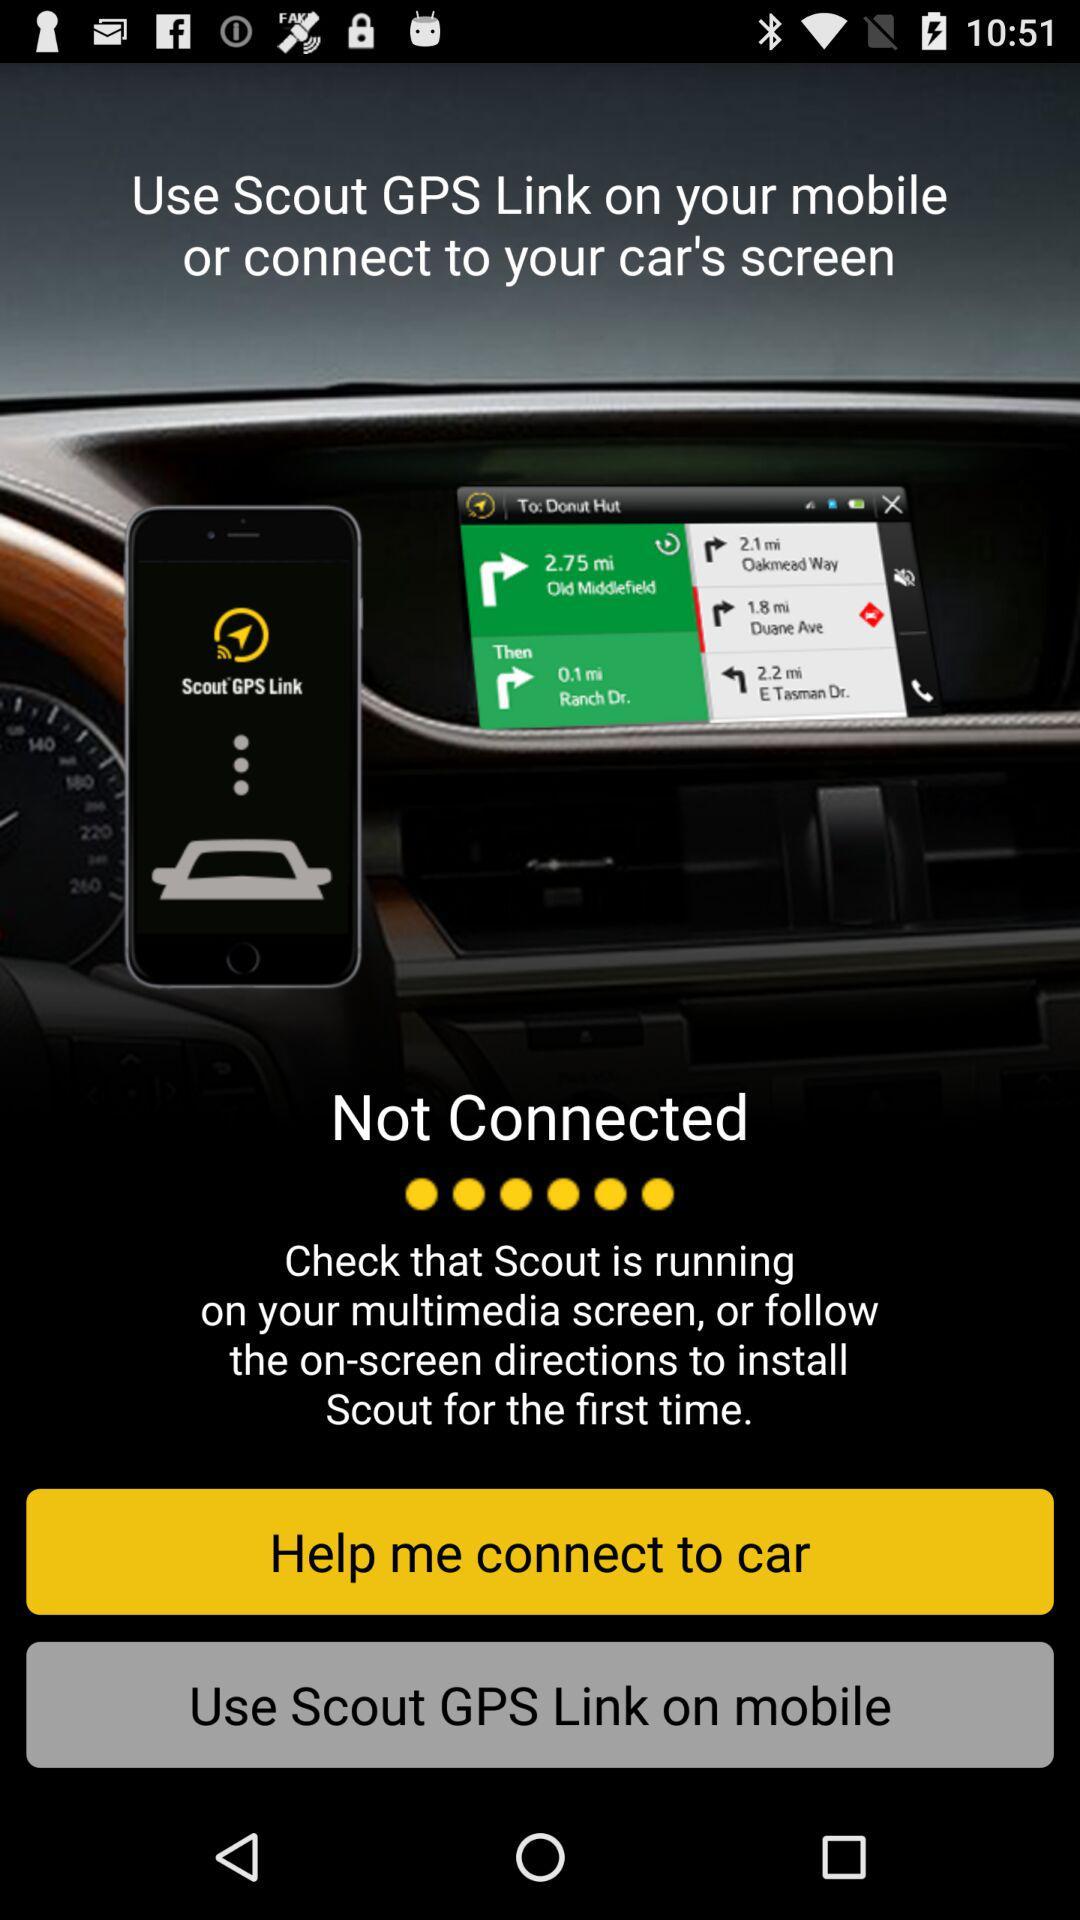  I want to click on the icon below the check that scout, so click(540, 1550).